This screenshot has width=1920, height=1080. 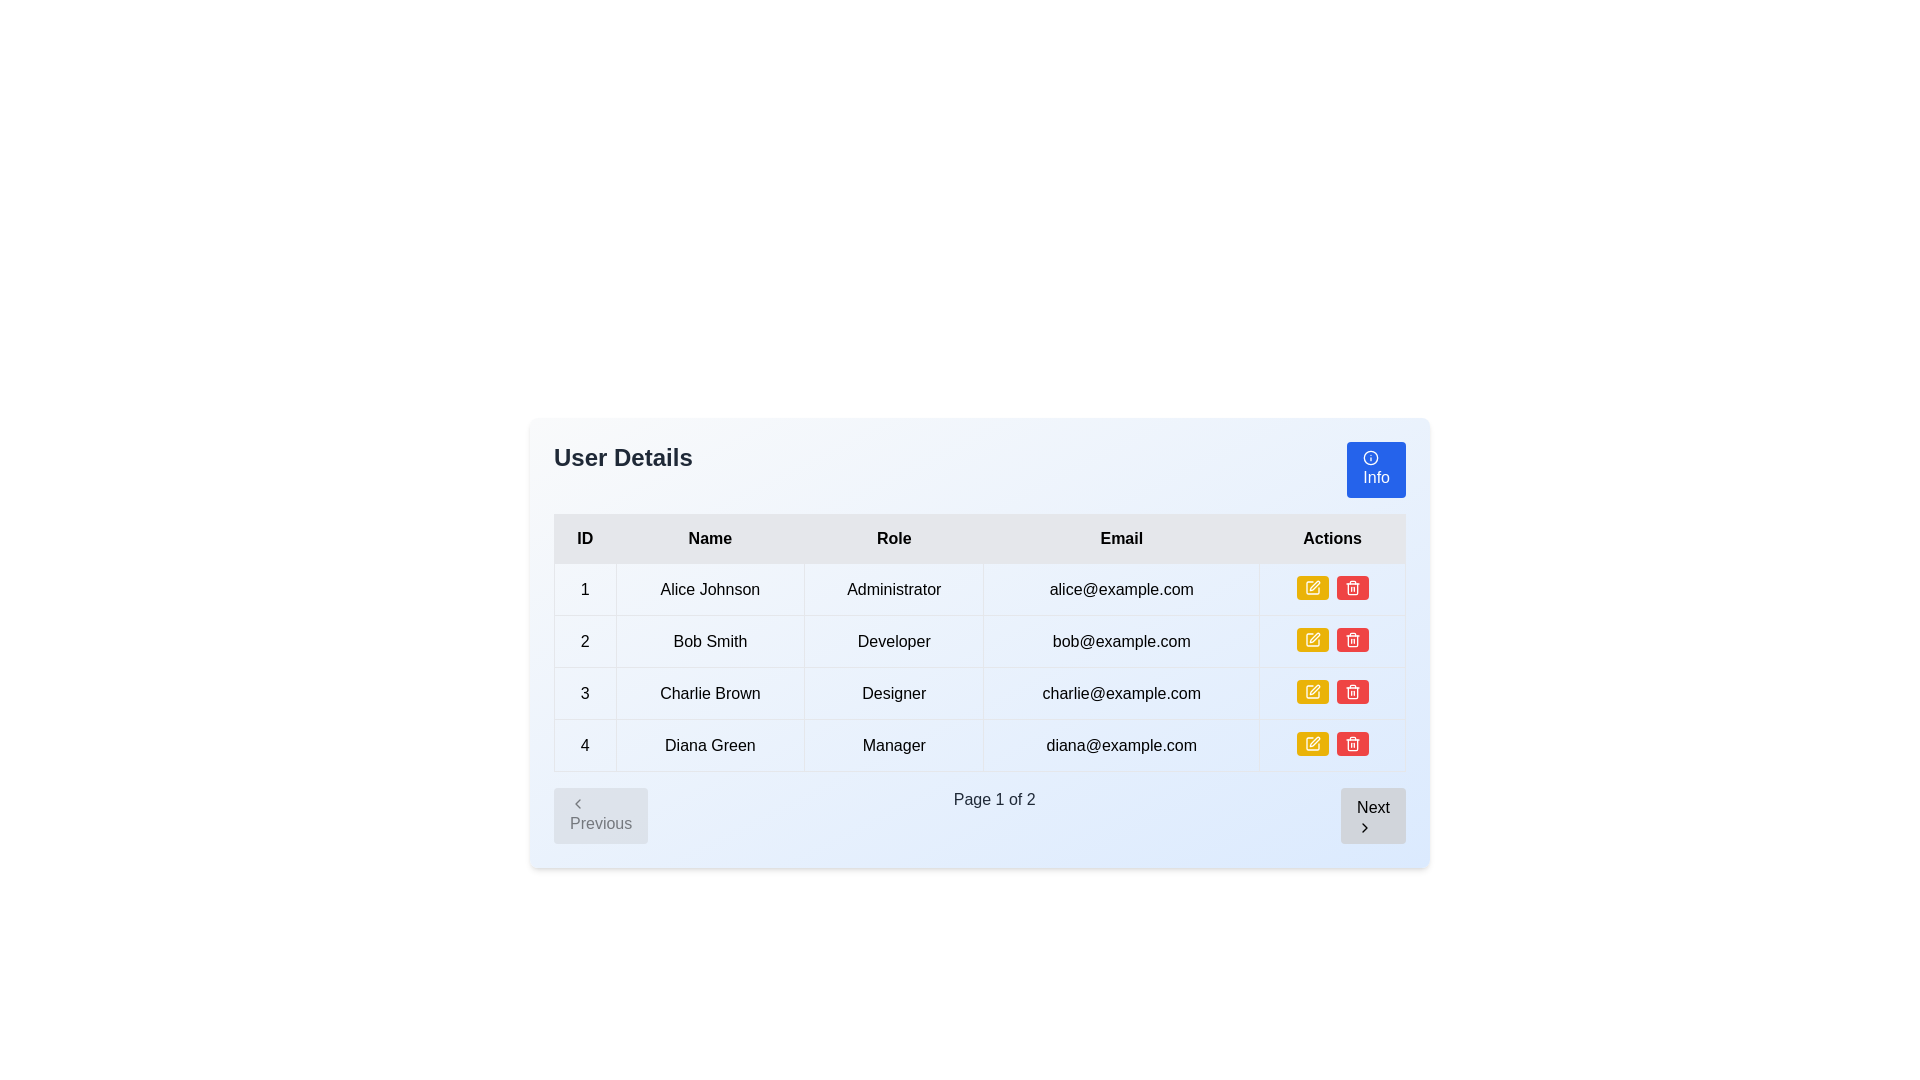 I want to click on the delete button with a red background and white text, featuring a trash can icon, located at the rightmost end of the action buttons in the 'Actions' column of the third row in the user details table, so click(x=1352, y=640).